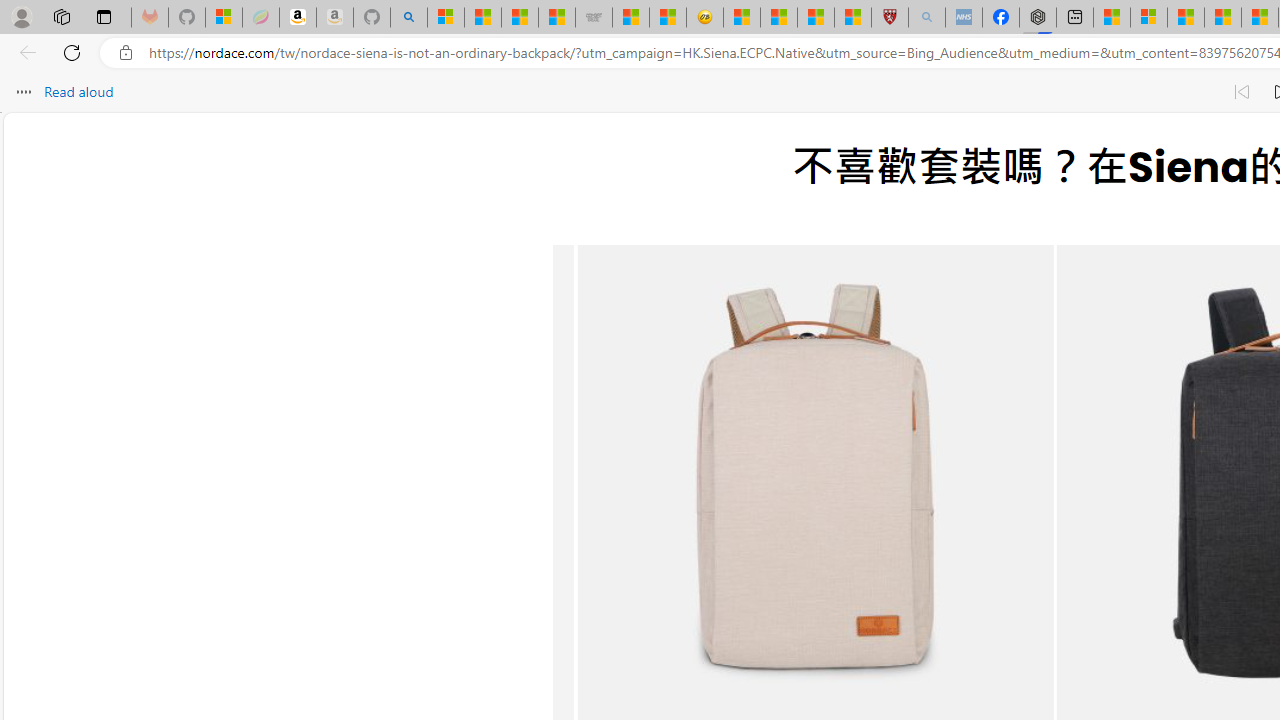 This screenshot has height=720, width=1280. What do you see at coordinates (592, 17) in the screenshot?
I see `'Combat Siege'` at bounding box center [592, 17].